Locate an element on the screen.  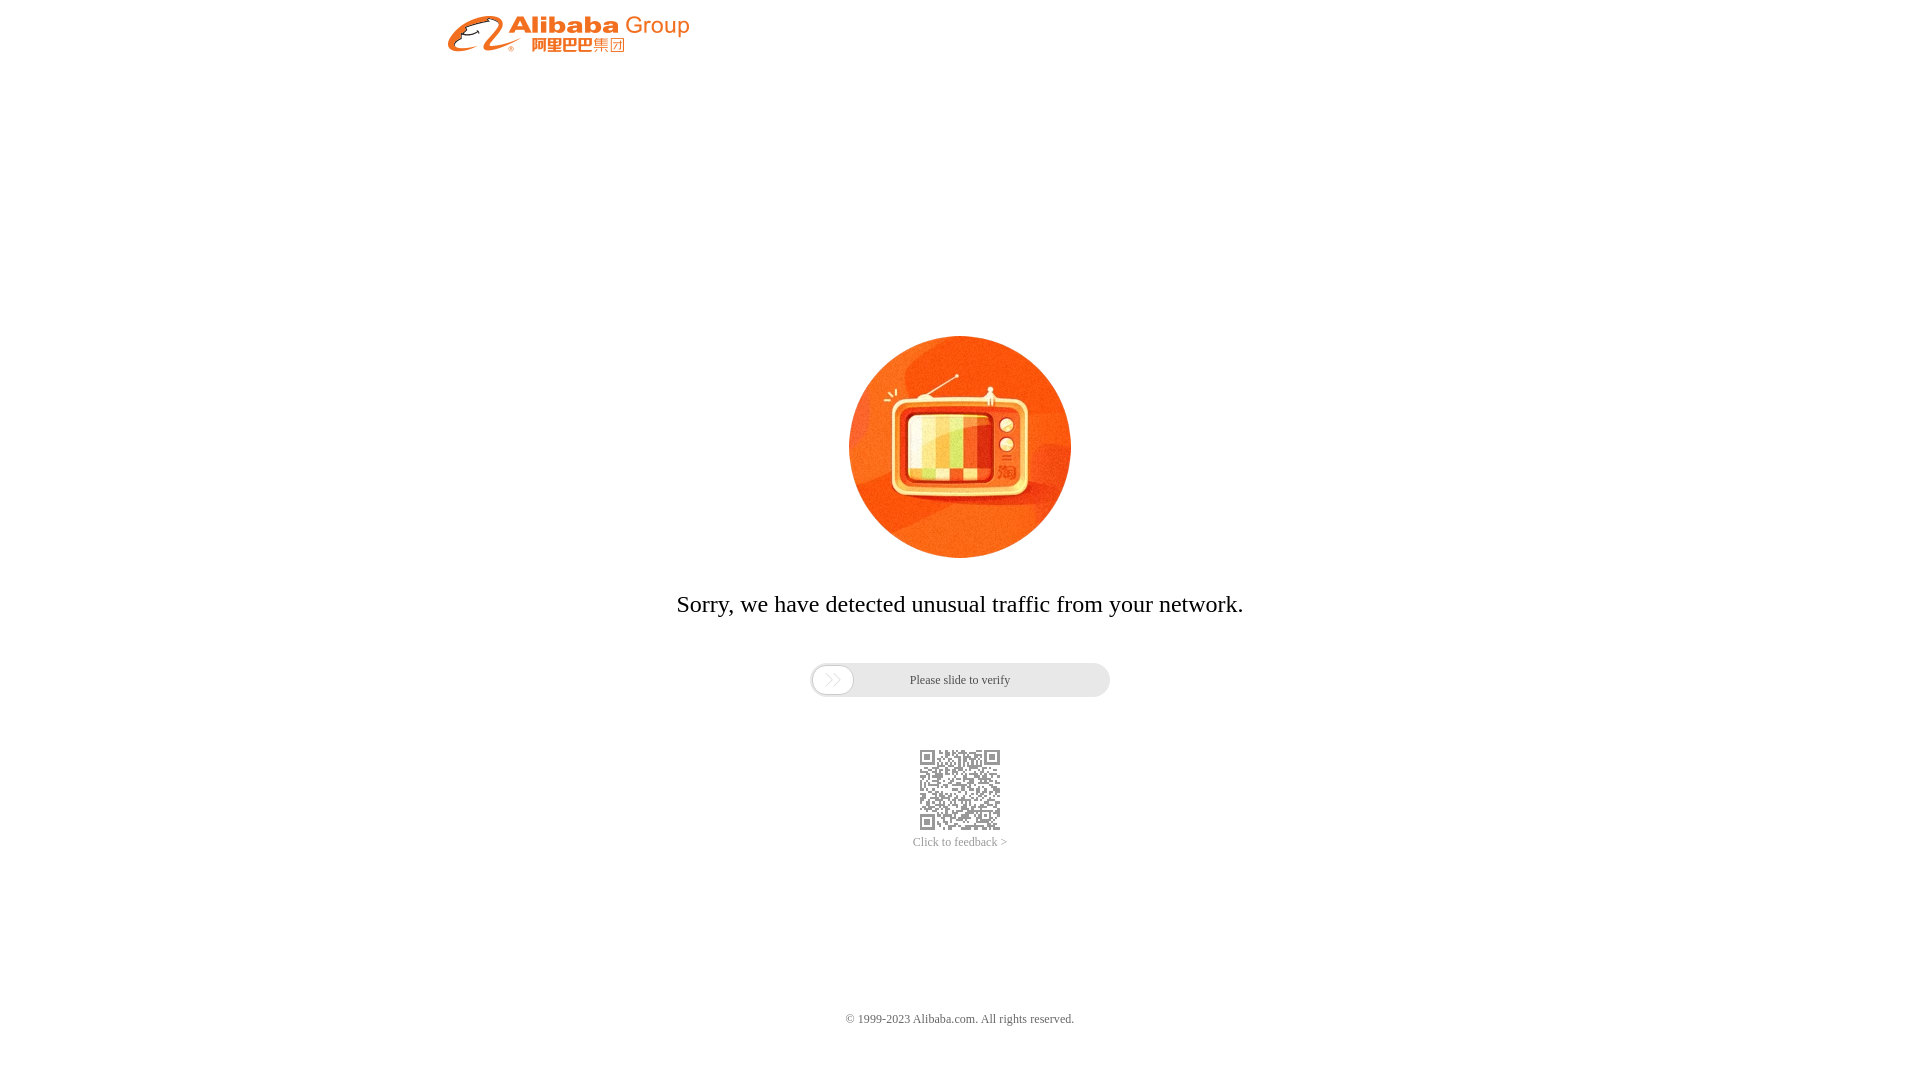
'Click to feedback >' is located at coordinates (960, 842).